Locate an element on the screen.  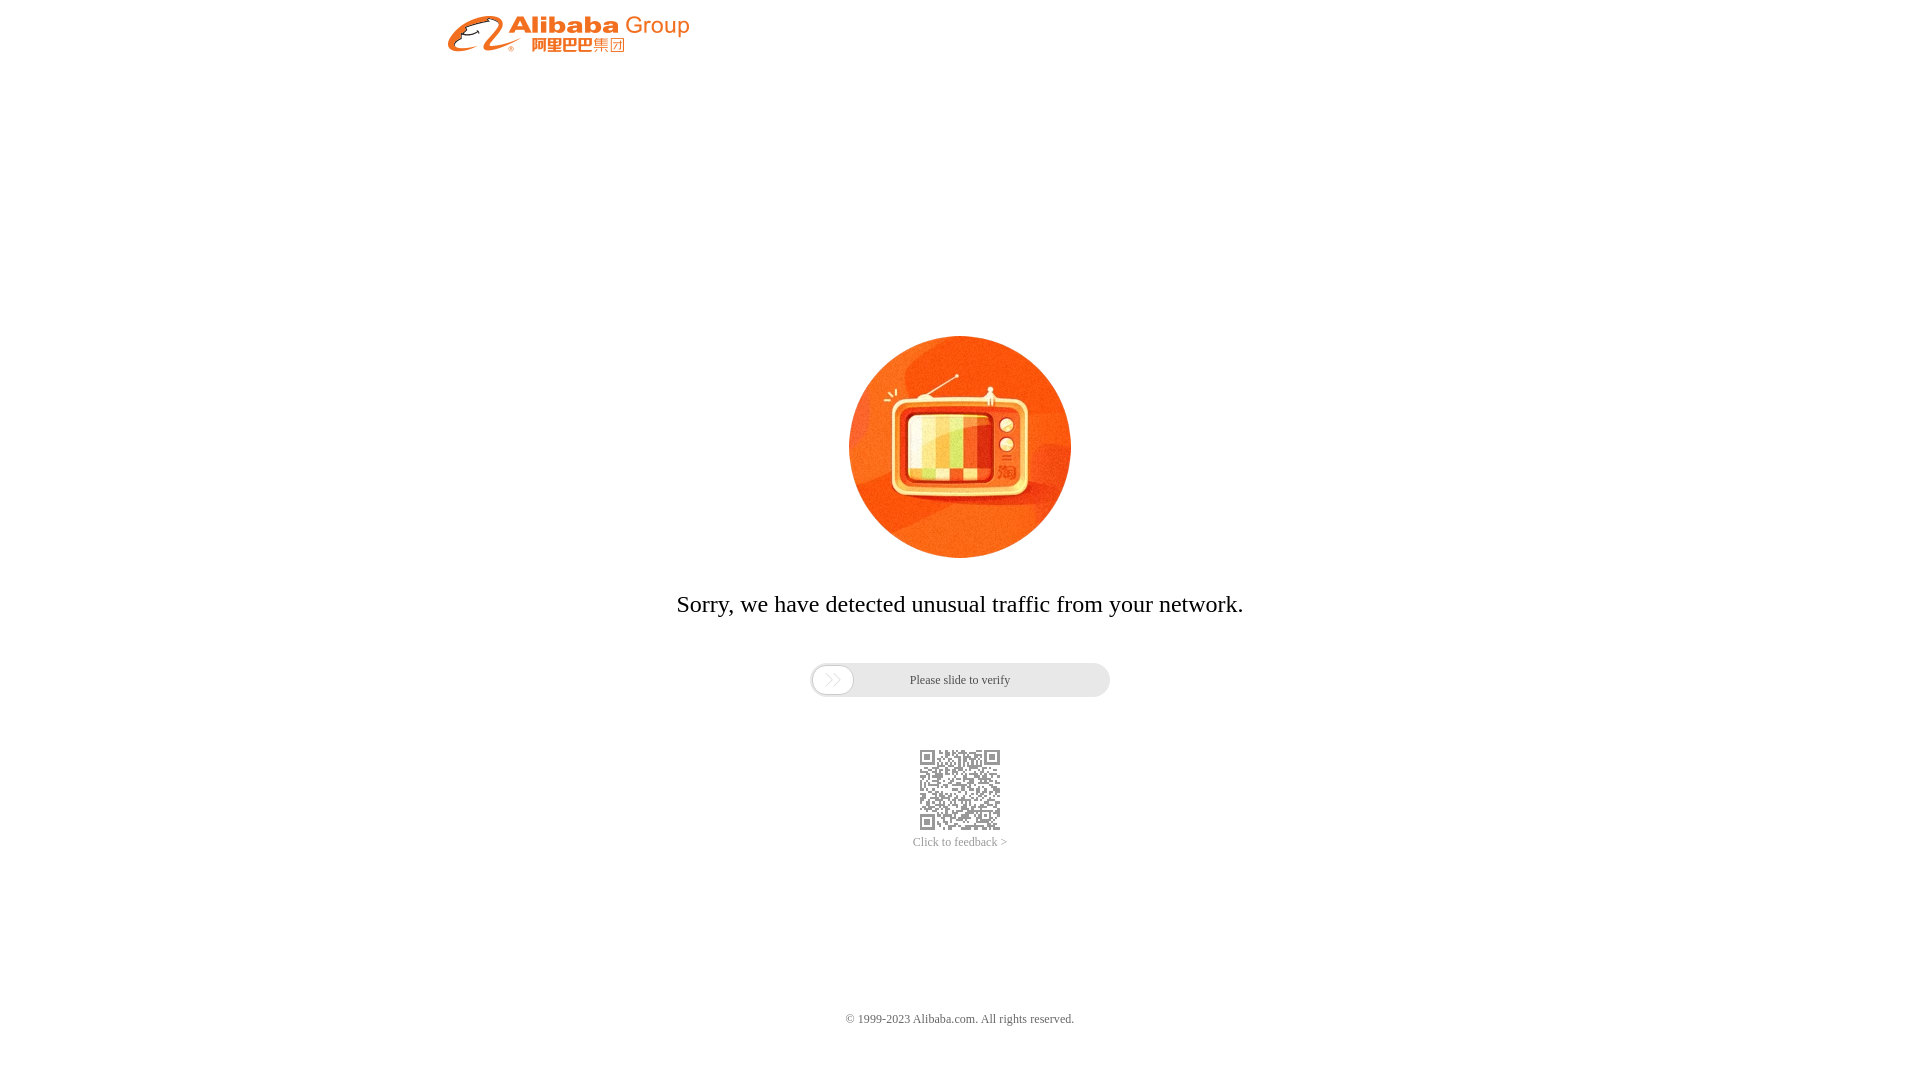
'Click to feedback >' is located at coordinates (960, 842).